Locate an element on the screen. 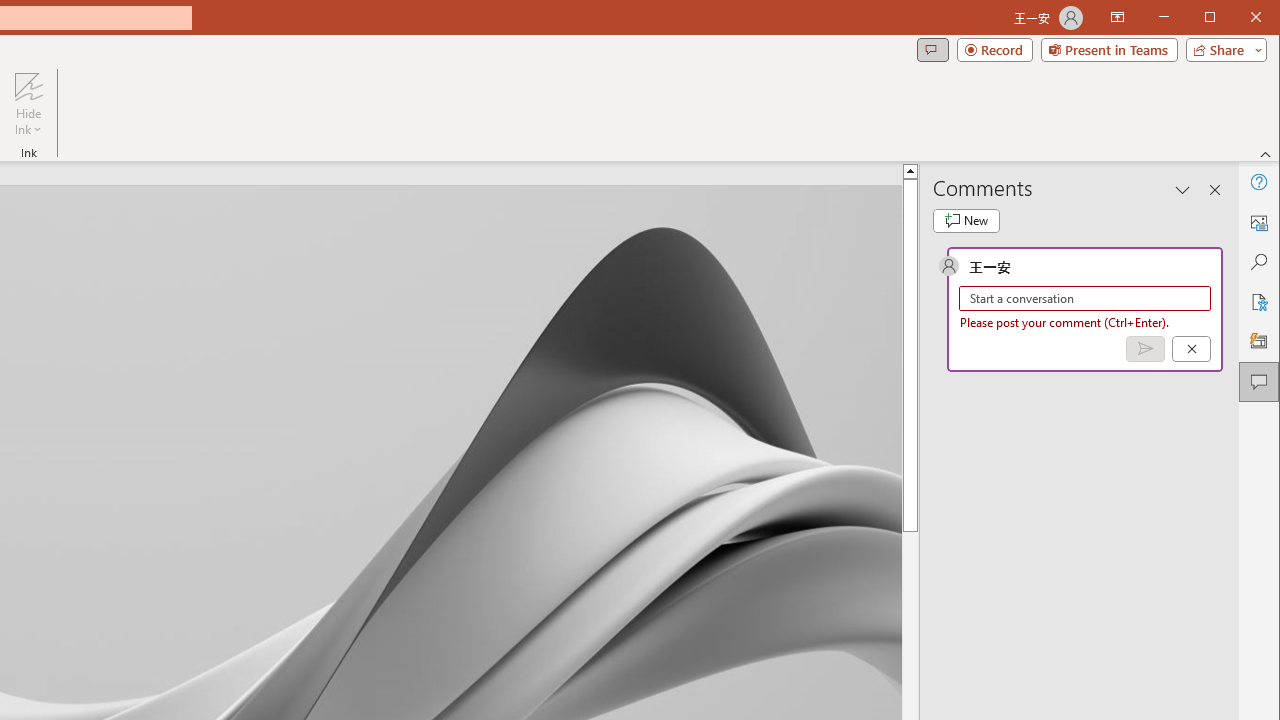 Image resolution: width=1280 pixels, height=720 pixels. 'Cancel' is located at coordinates (1191, 348).